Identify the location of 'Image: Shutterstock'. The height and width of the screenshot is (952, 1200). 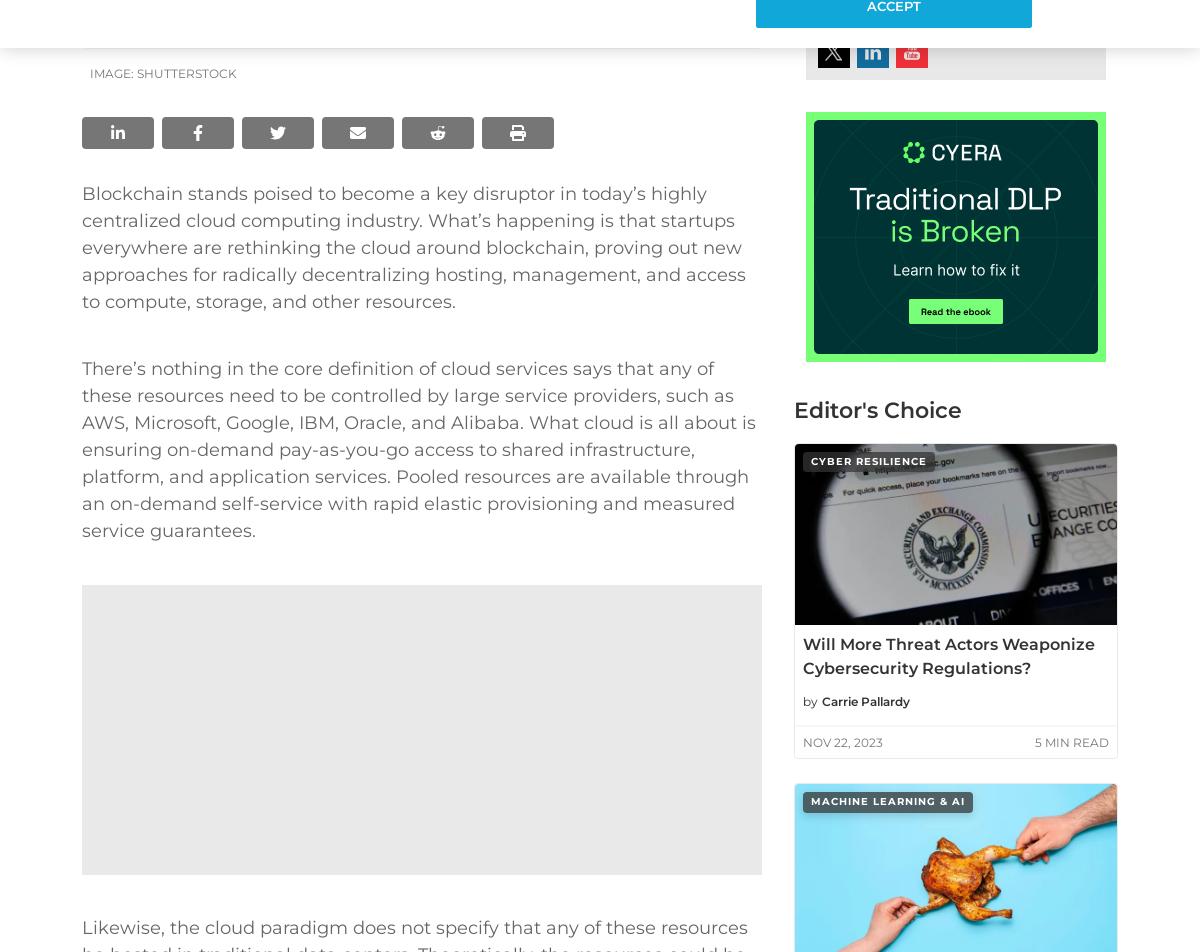
(162, 73).